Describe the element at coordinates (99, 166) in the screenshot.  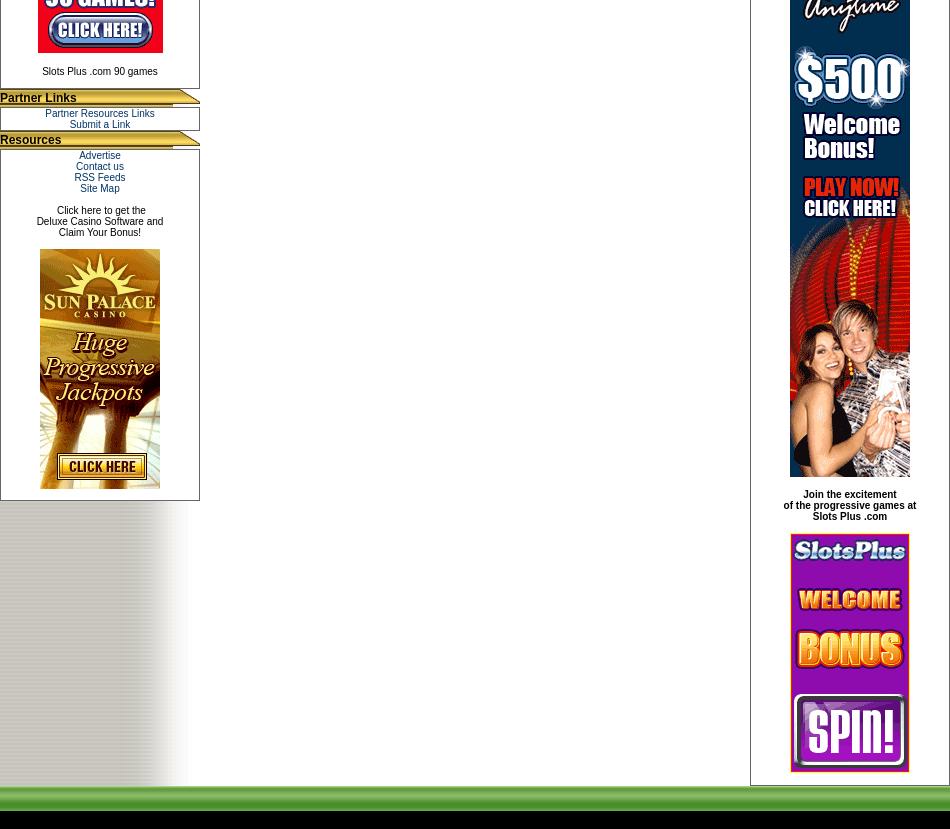
I see `'Contact us'` at that location.